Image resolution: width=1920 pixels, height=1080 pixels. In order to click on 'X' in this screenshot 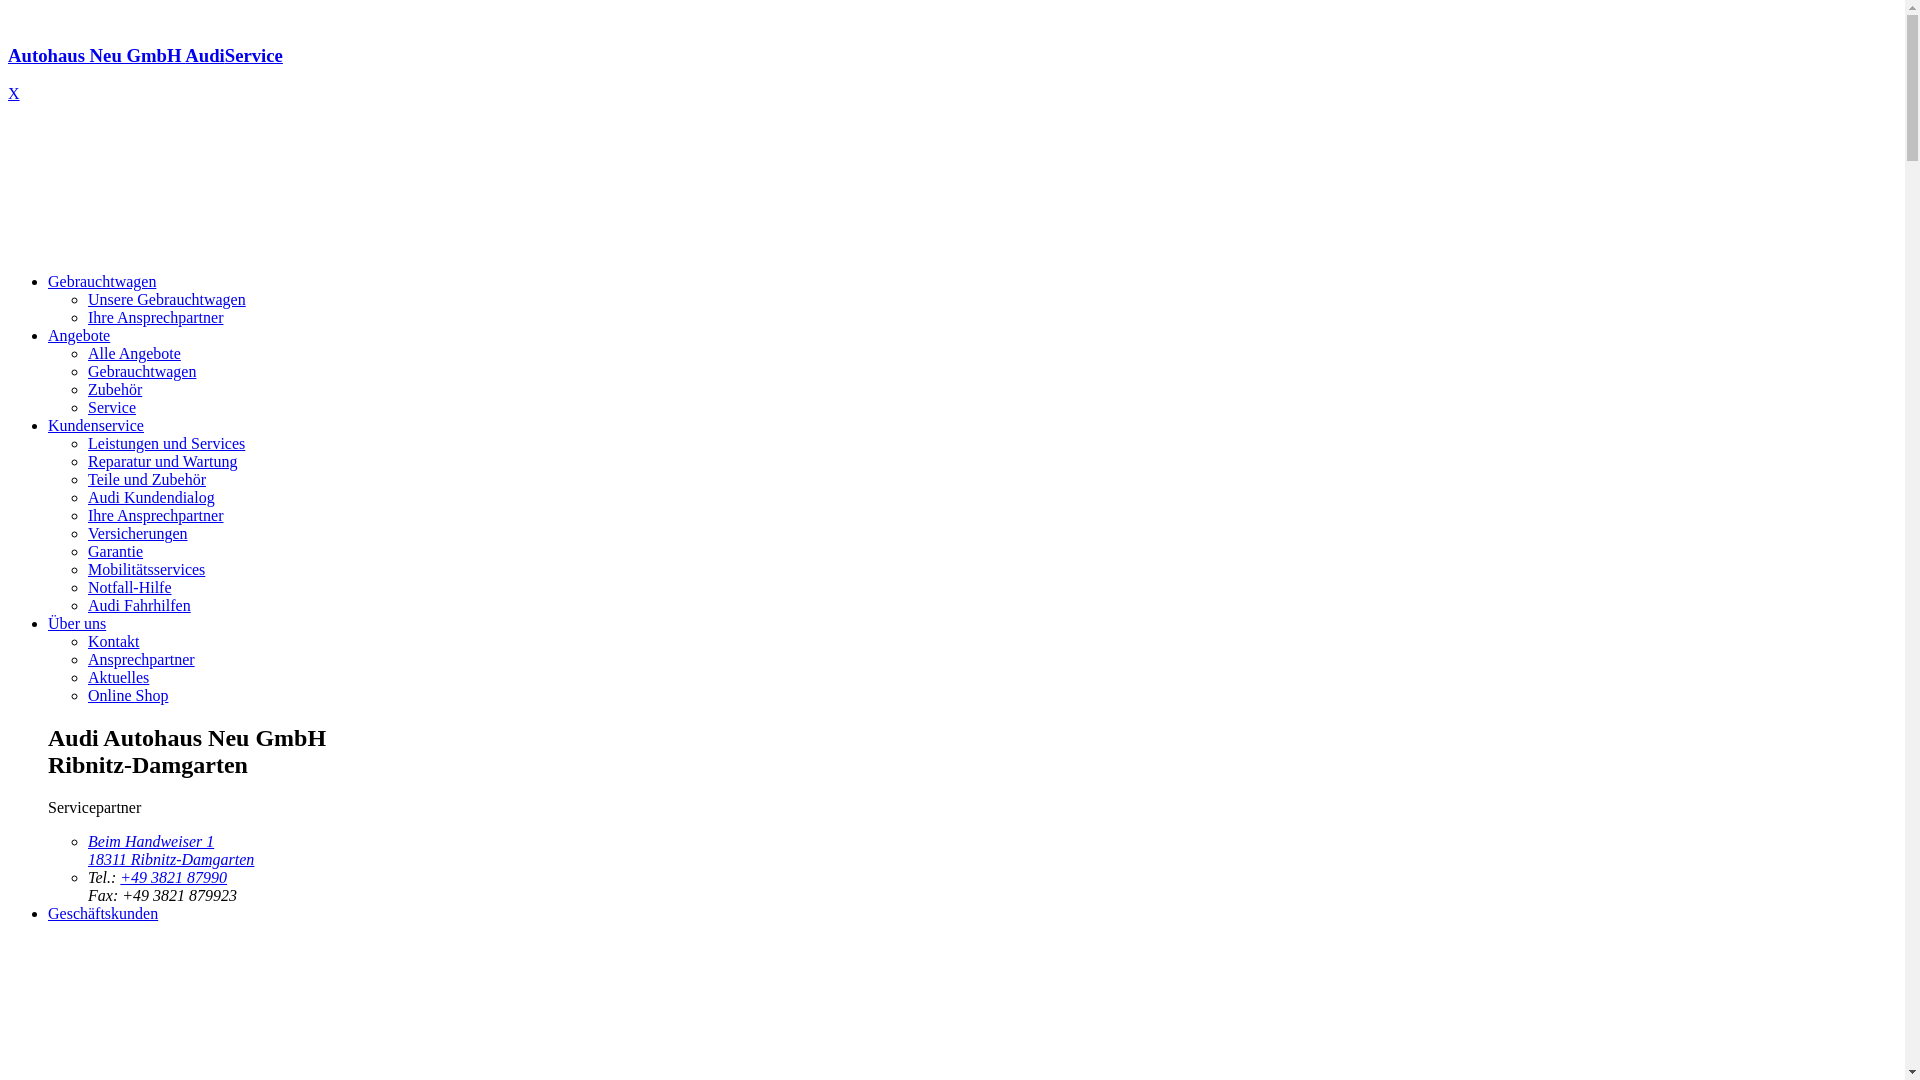, I will do `click(14, 93)`.